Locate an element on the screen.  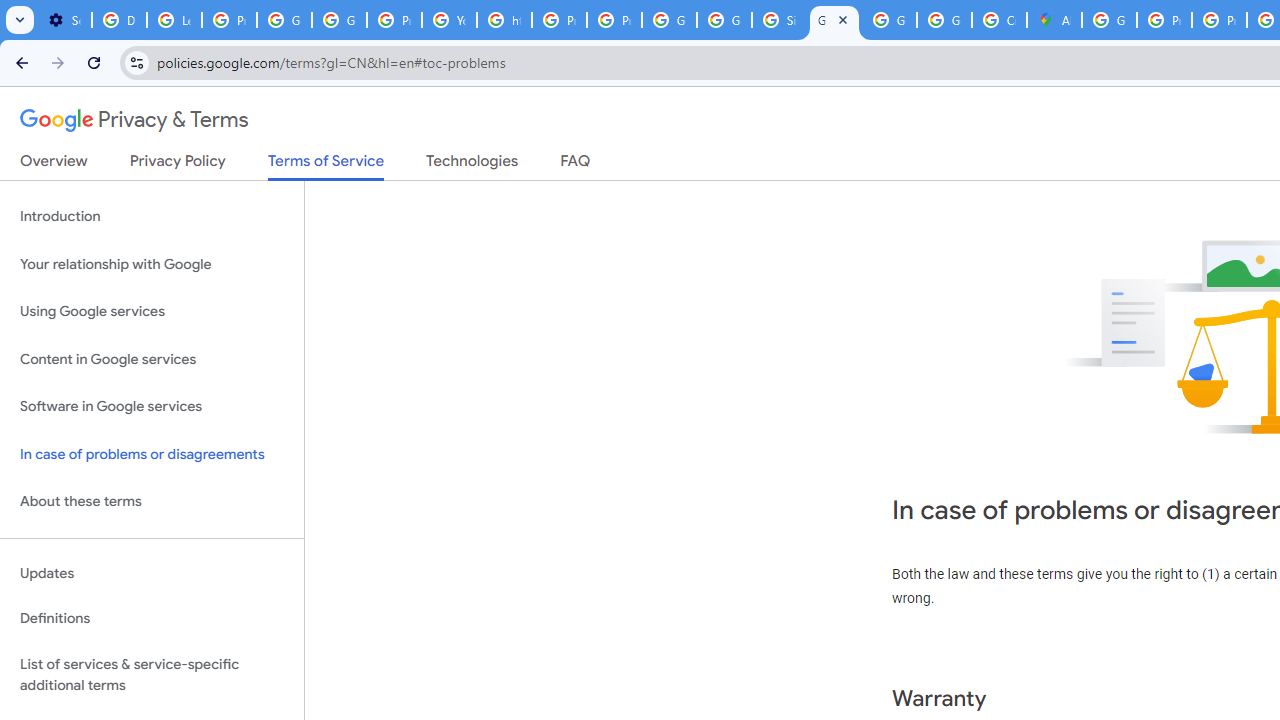
'About these terms' is located at coordinates (151, 501).